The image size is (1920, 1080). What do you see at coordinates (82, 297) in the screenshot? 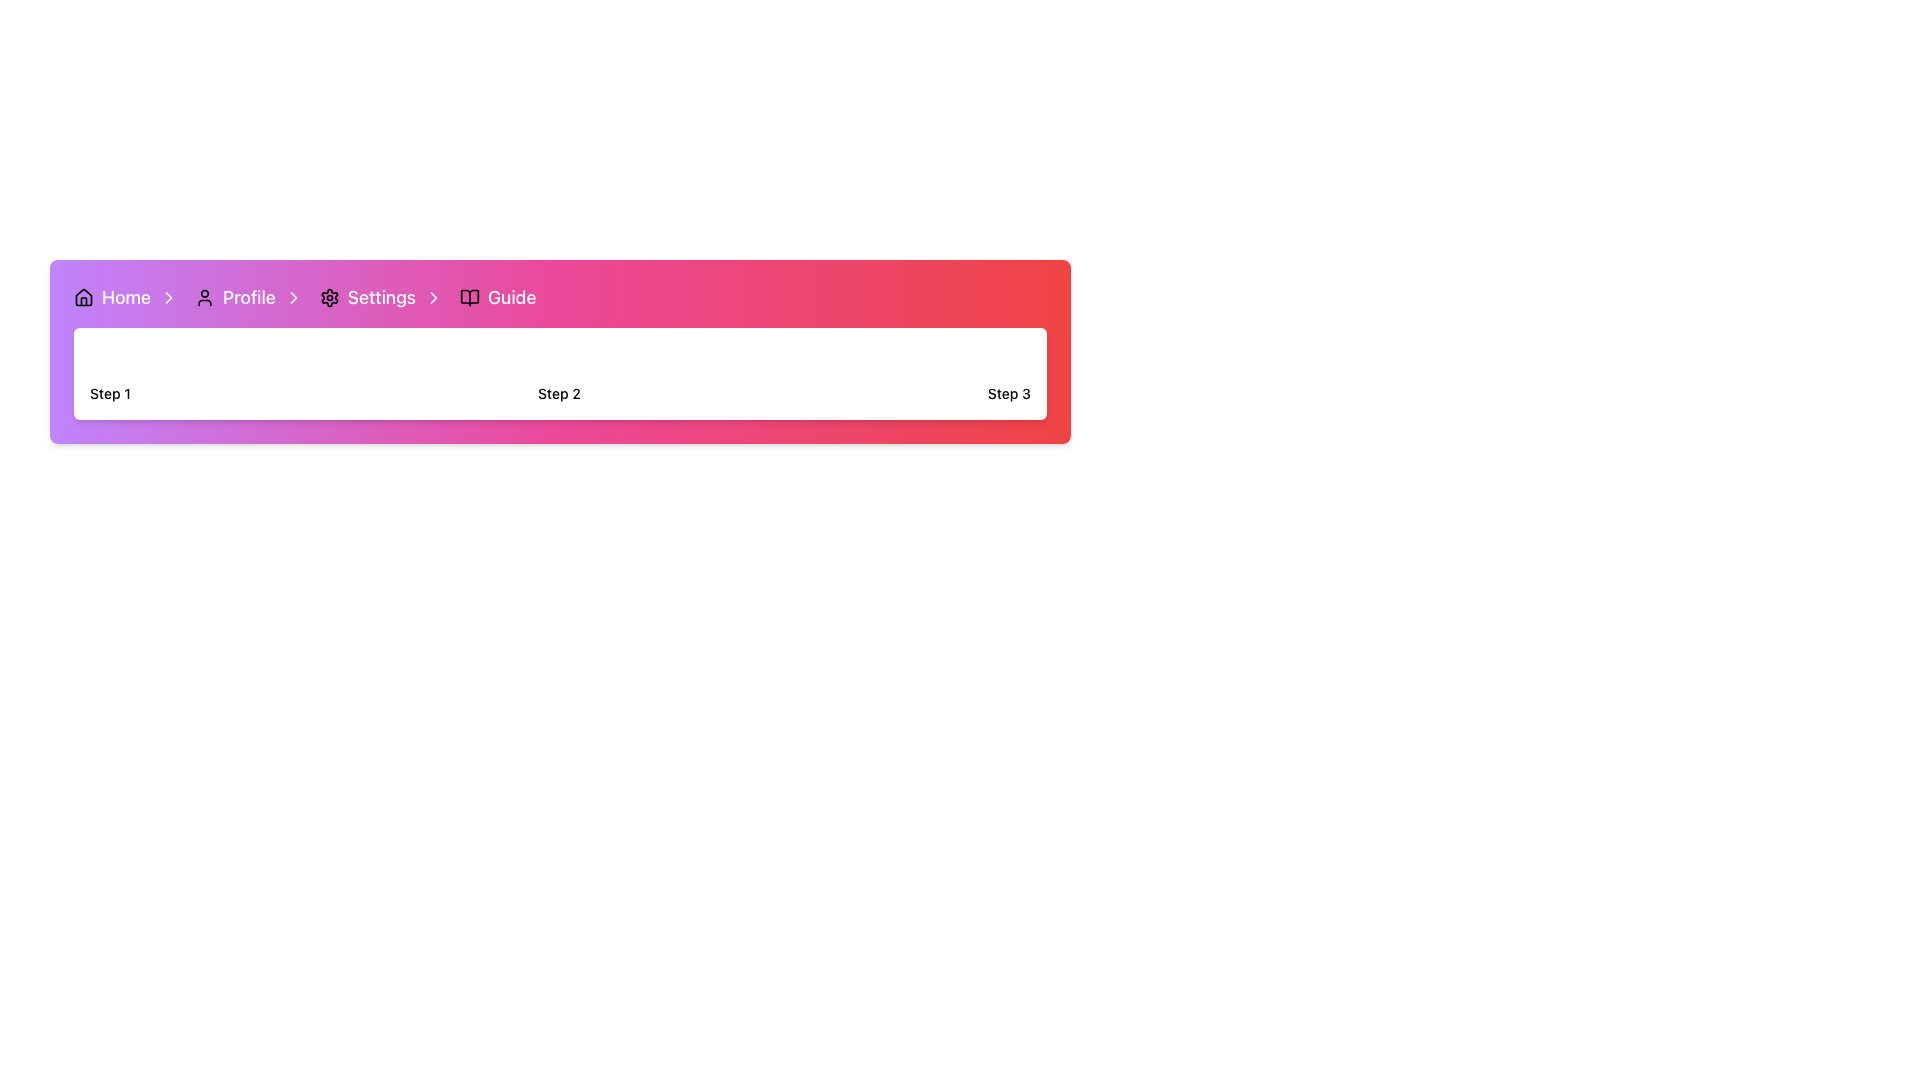
I see `the navigation icon located at the top left corner of the user interface` at bounding box center [82, 297].